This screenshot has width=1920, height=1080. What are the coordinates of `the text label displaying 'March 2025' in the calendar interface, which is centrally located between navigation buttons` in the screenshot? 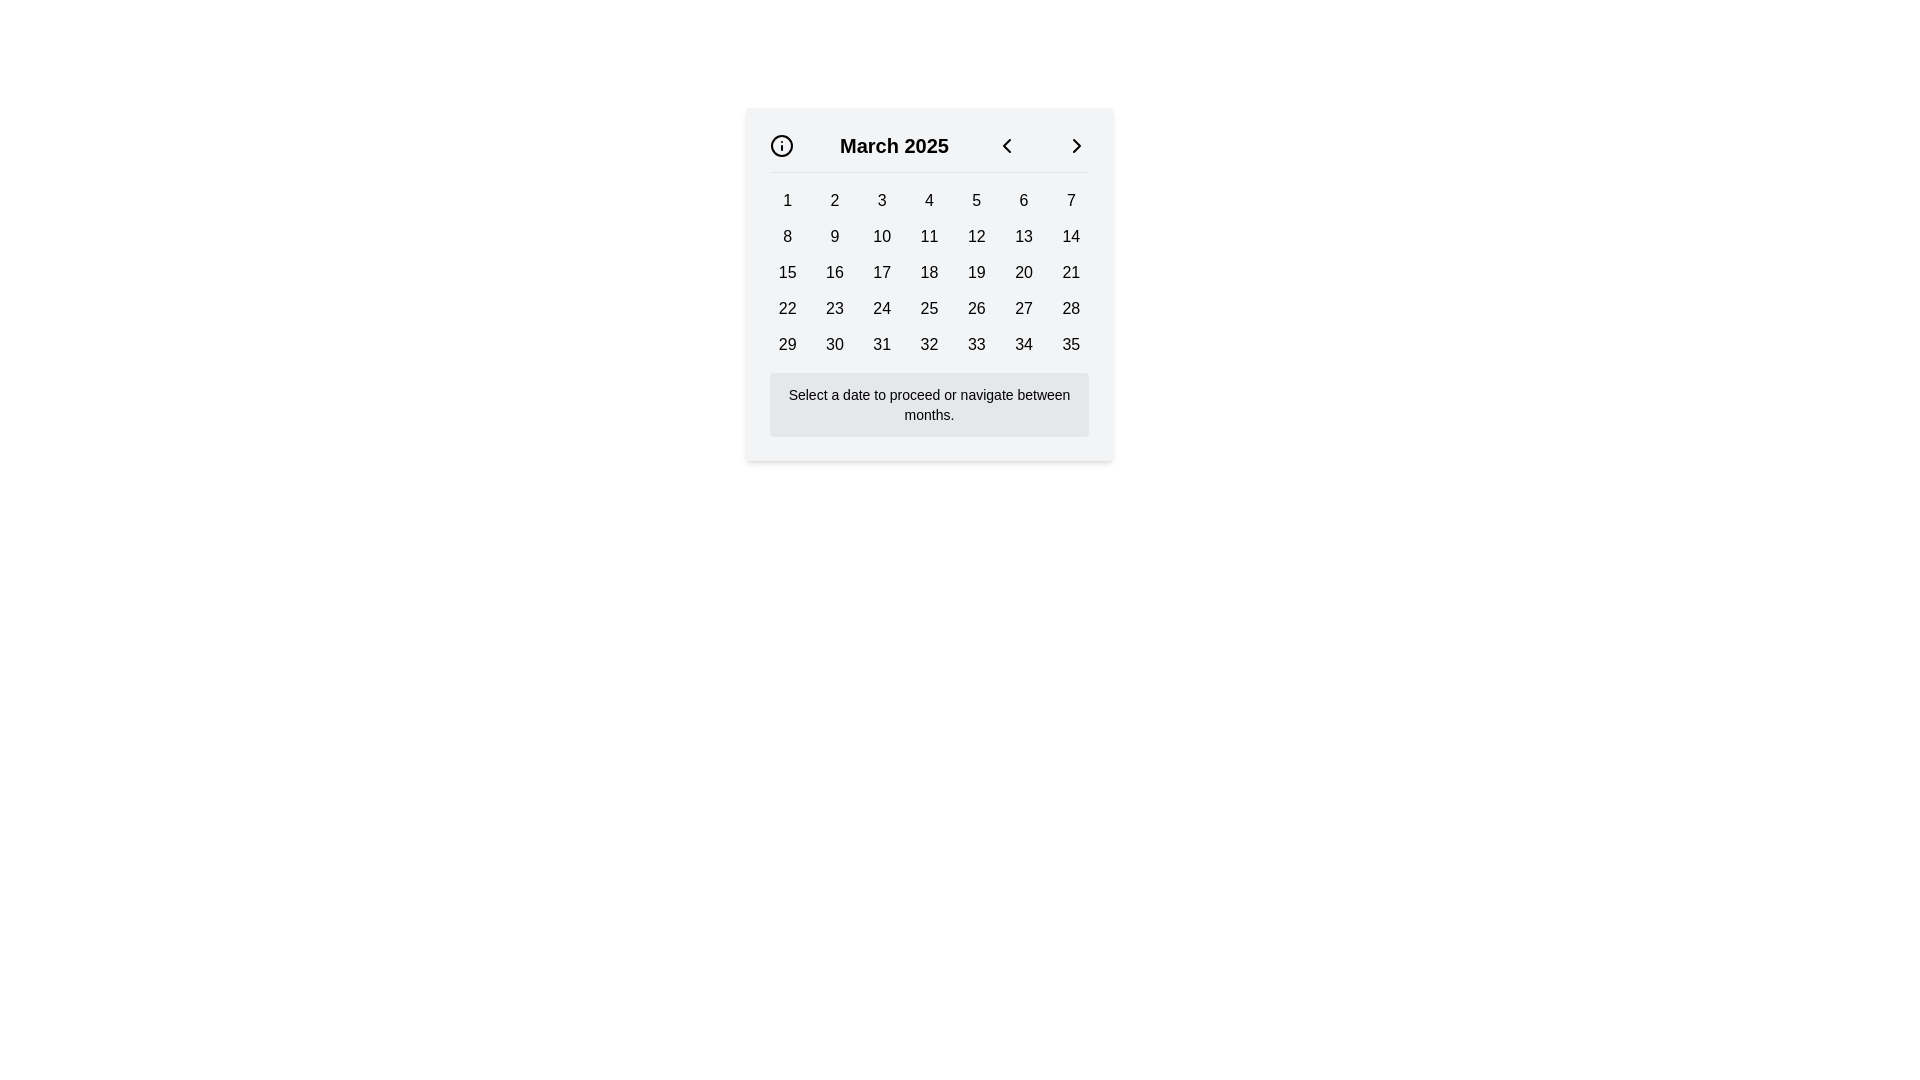 It's located at (893, 145).